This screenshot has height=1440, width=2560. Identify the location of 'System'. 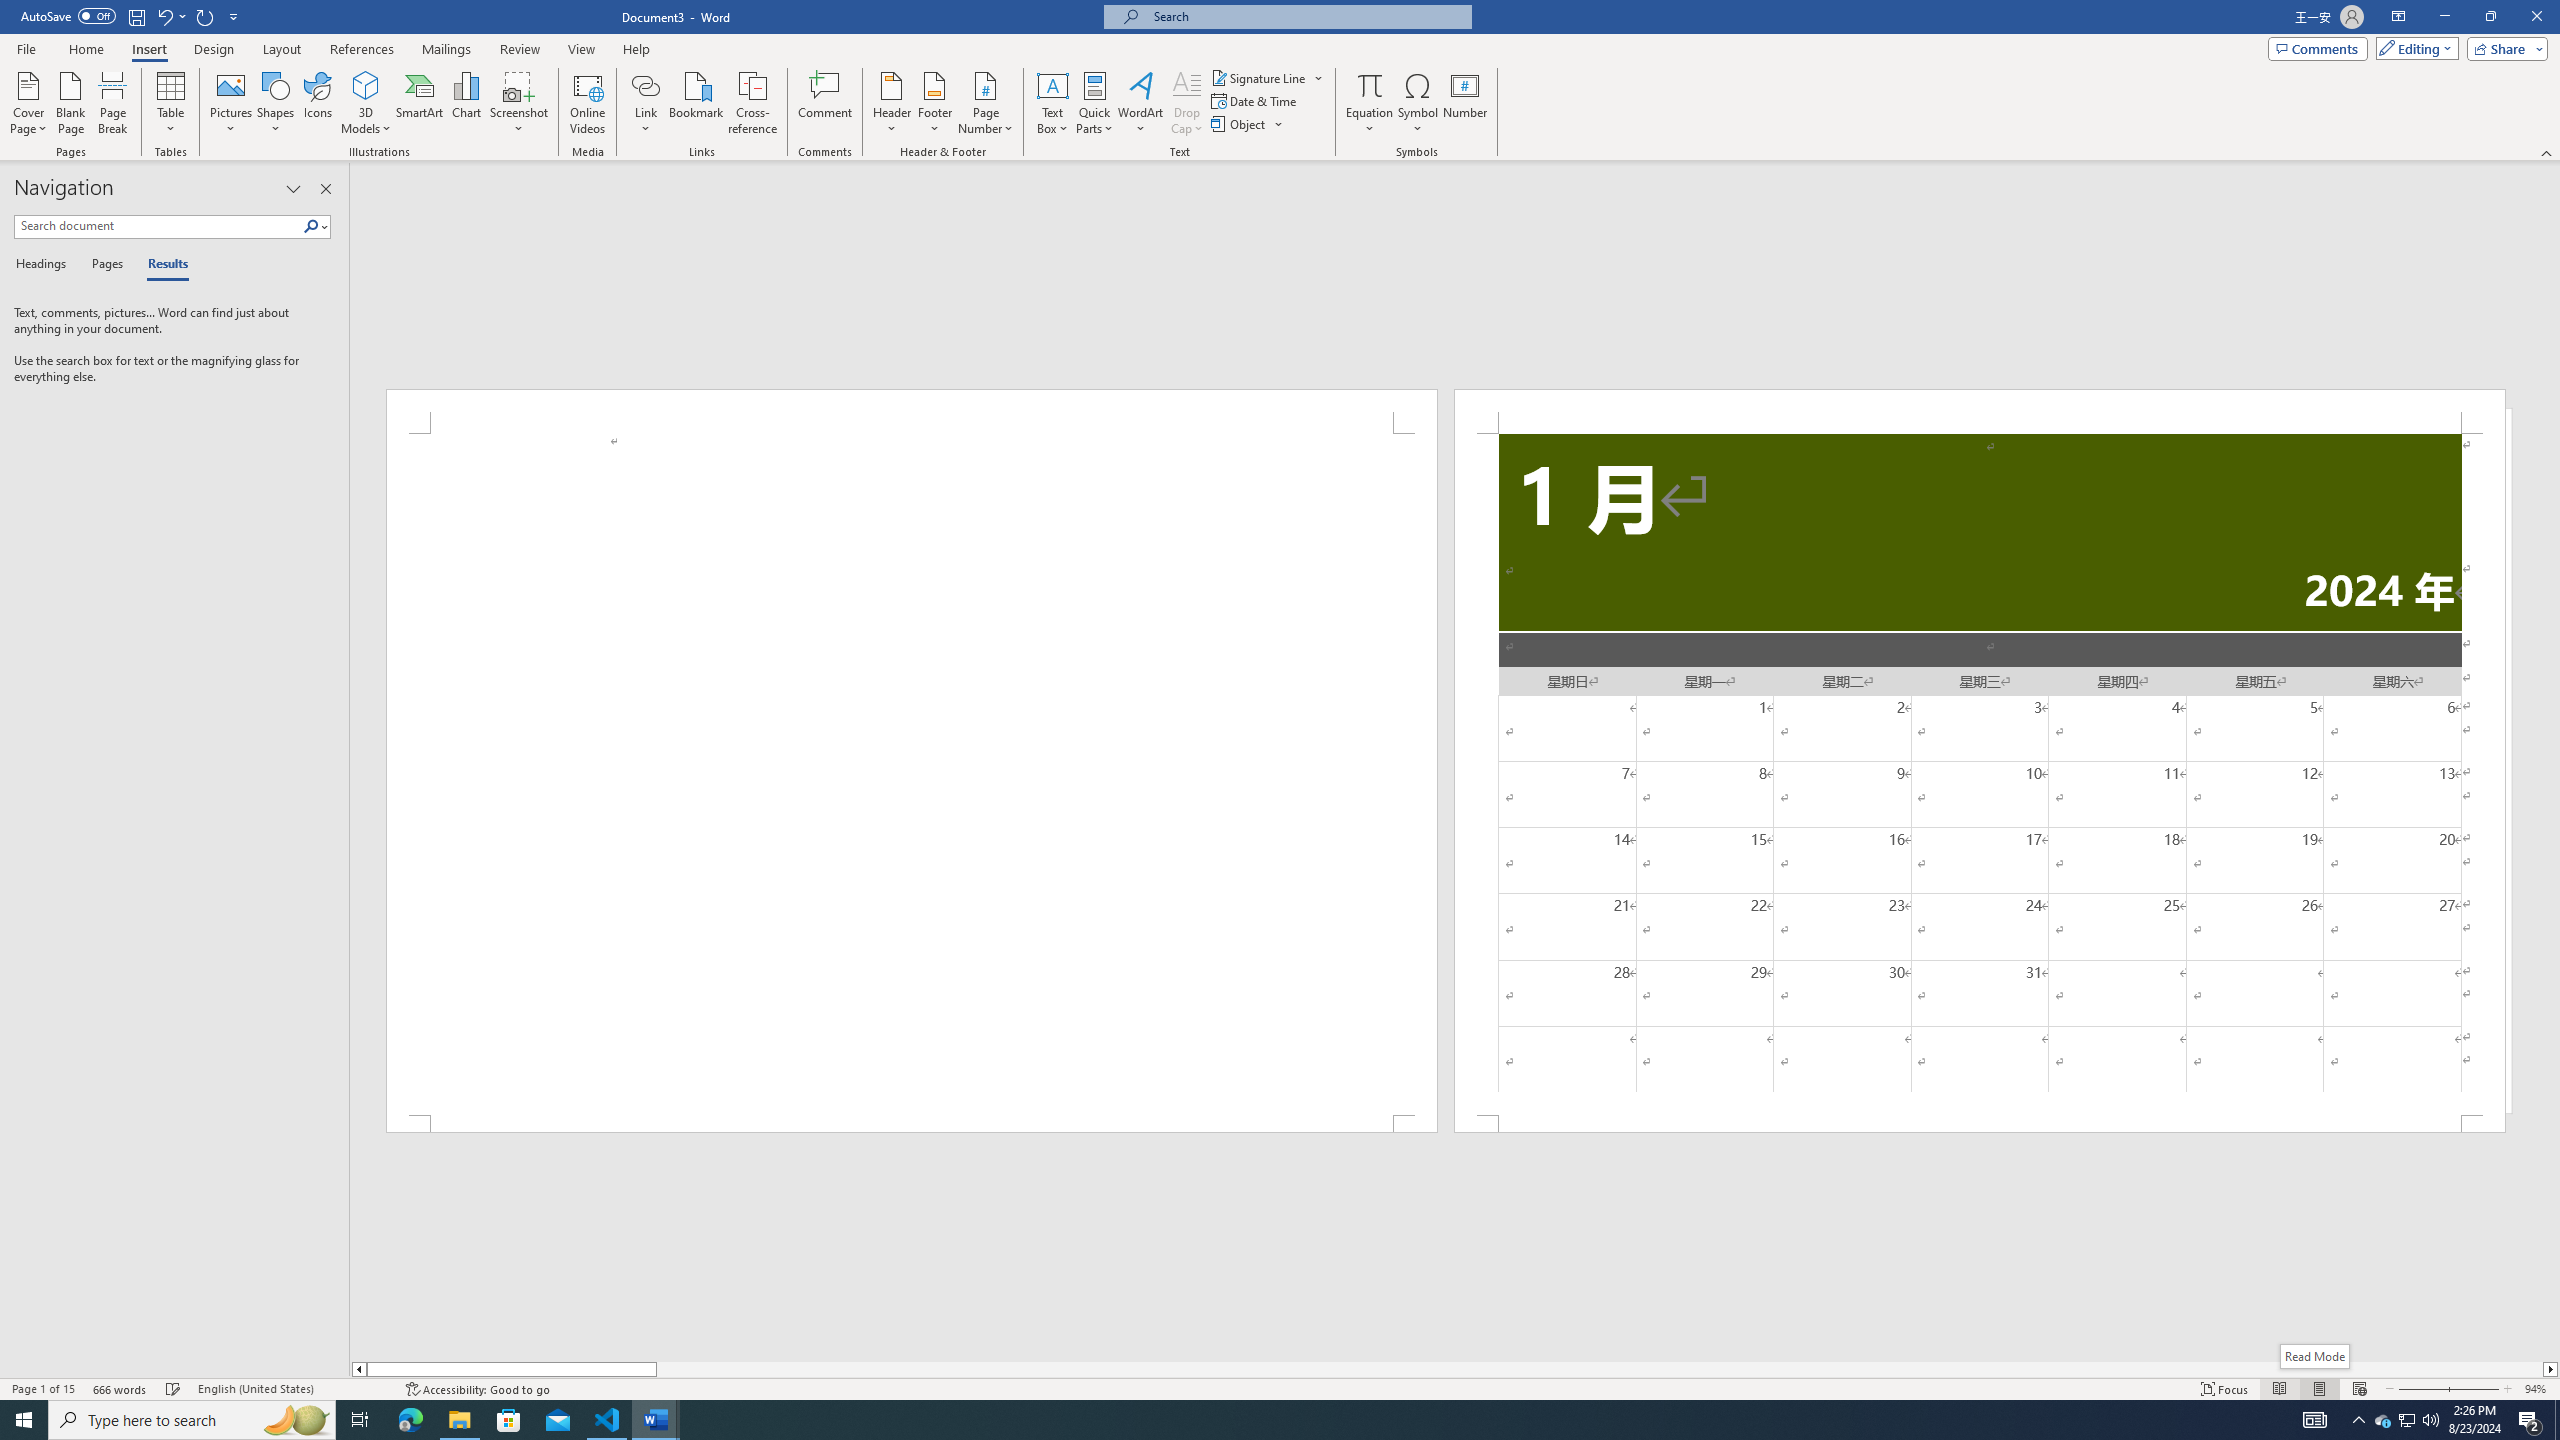
(11, 9).